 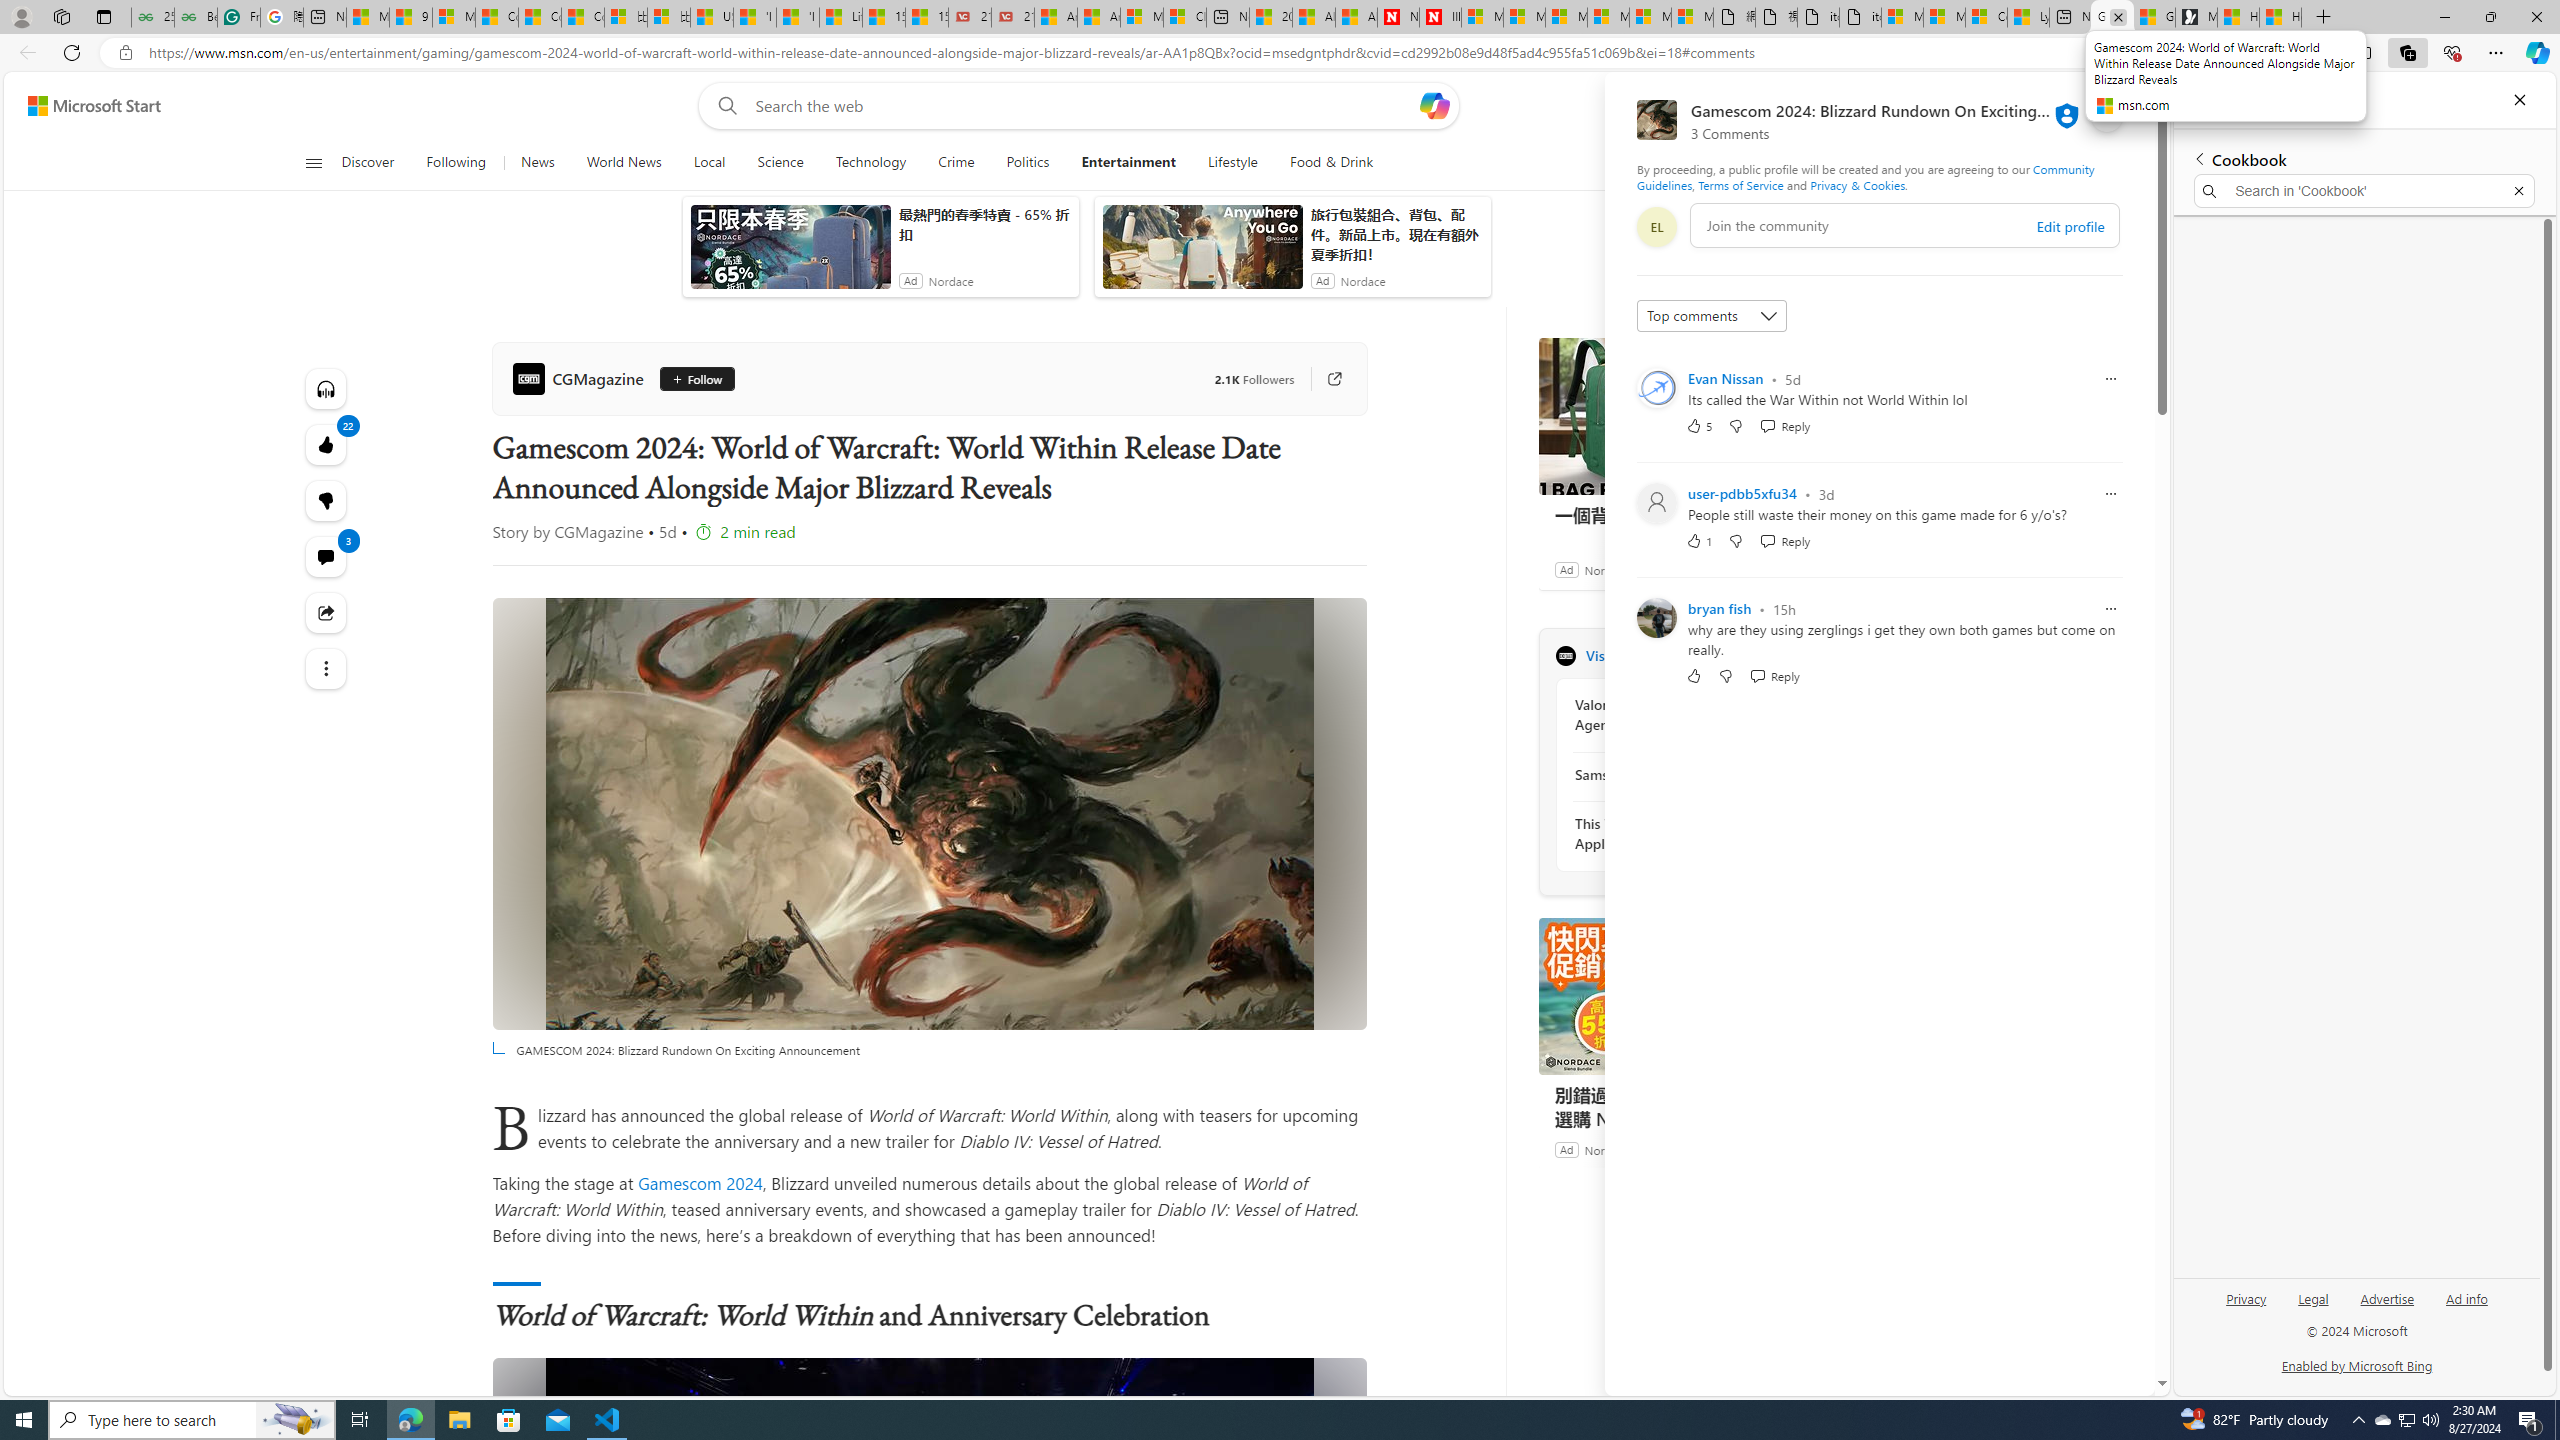 What do you see at coordinates (1858, 16) in the screenshot?
I see `'itconcepthk.com/projector_solutions.mp4'` at bounding box center [1858, 16].